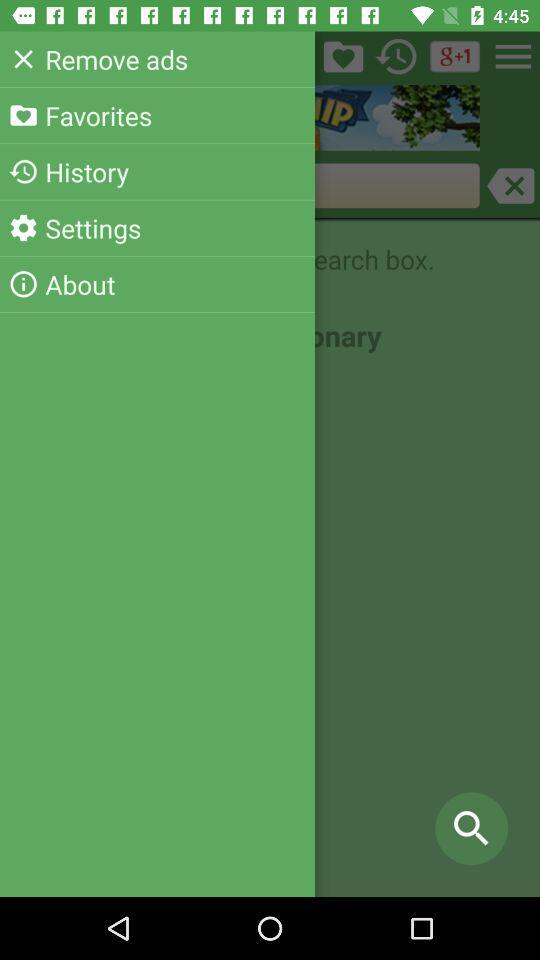 The image size is (540, 960). What do you see at coordinates (342, 55) in the screenshot?
I see `the folder icon` at bounding box center [342, 55].